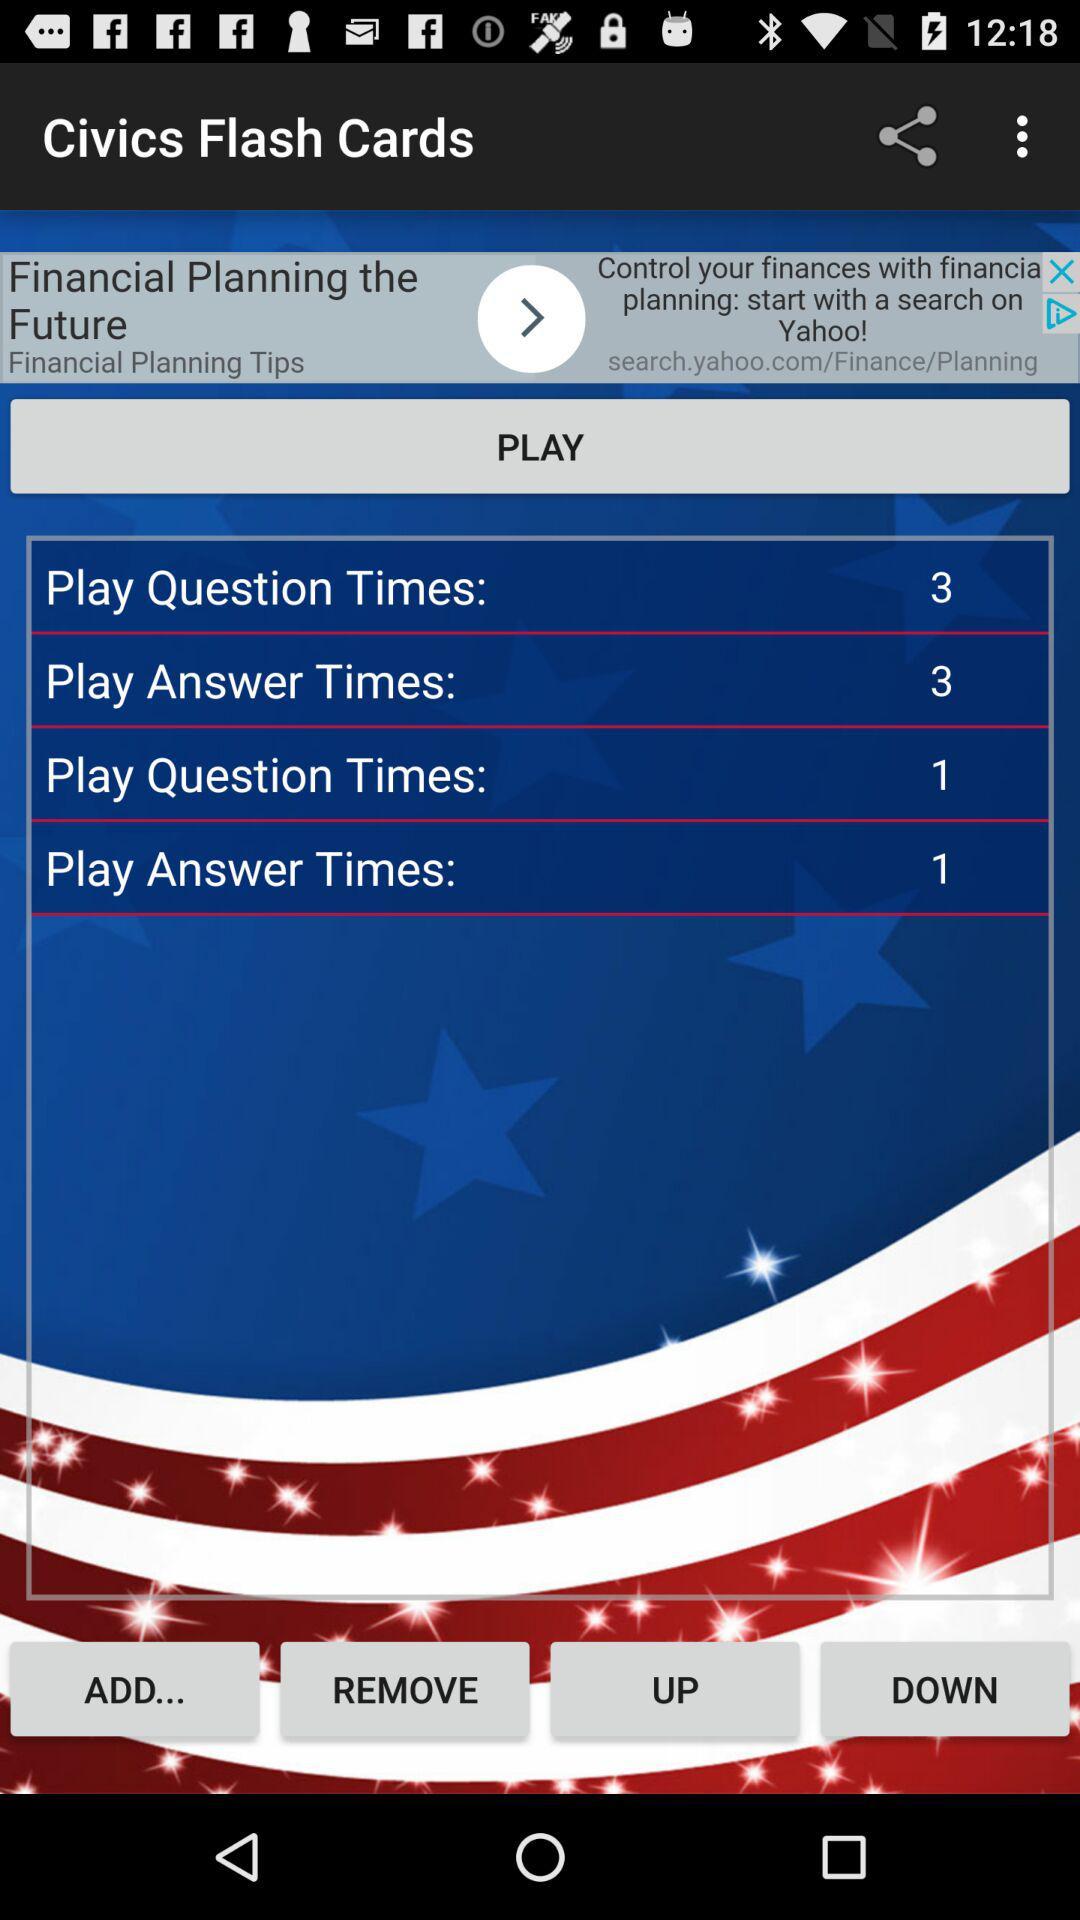  What do you see at coordinates (540, 316) in the screenshot?
I see `connect to advertisement` at bounding box center [540, 316].